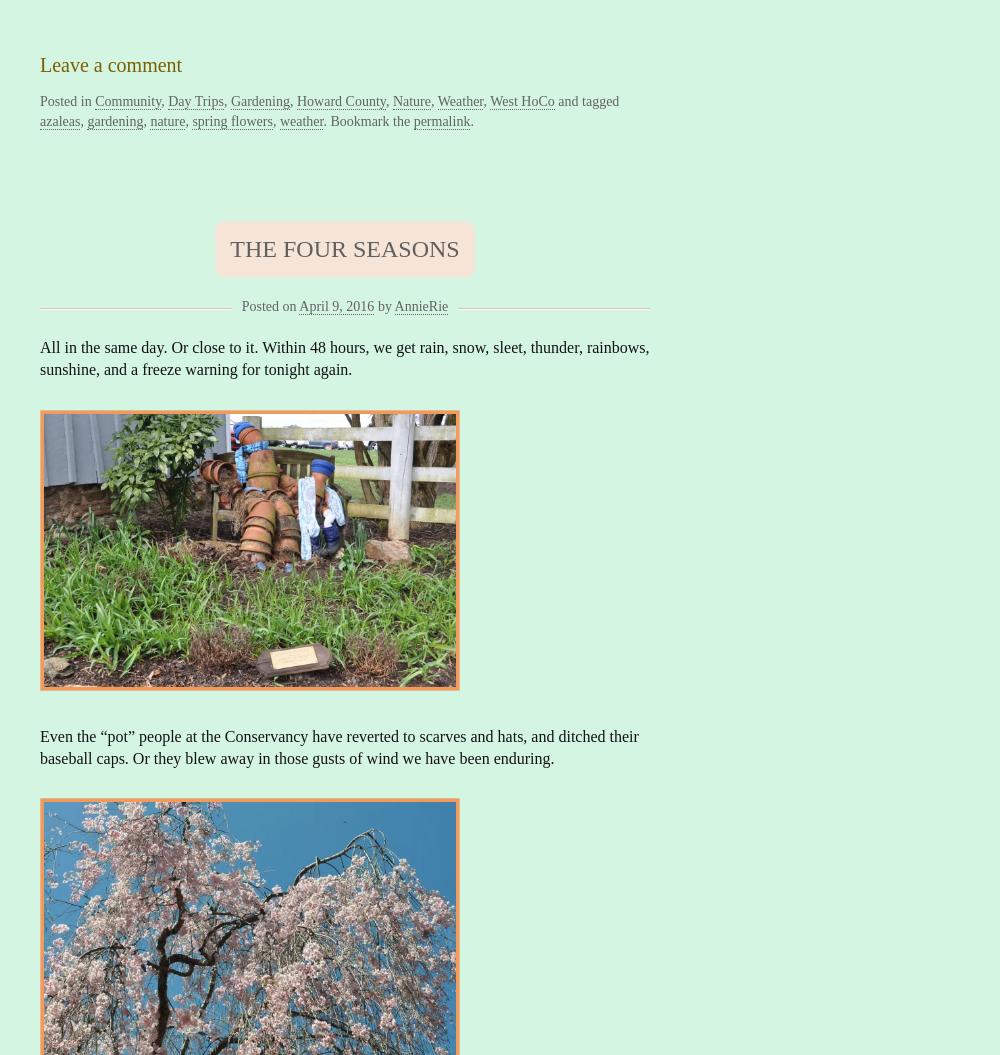  What do you see at coordinates (194, 100) in the screenshot?
I see `'Day Trips'` at bounding box center [194, 100].